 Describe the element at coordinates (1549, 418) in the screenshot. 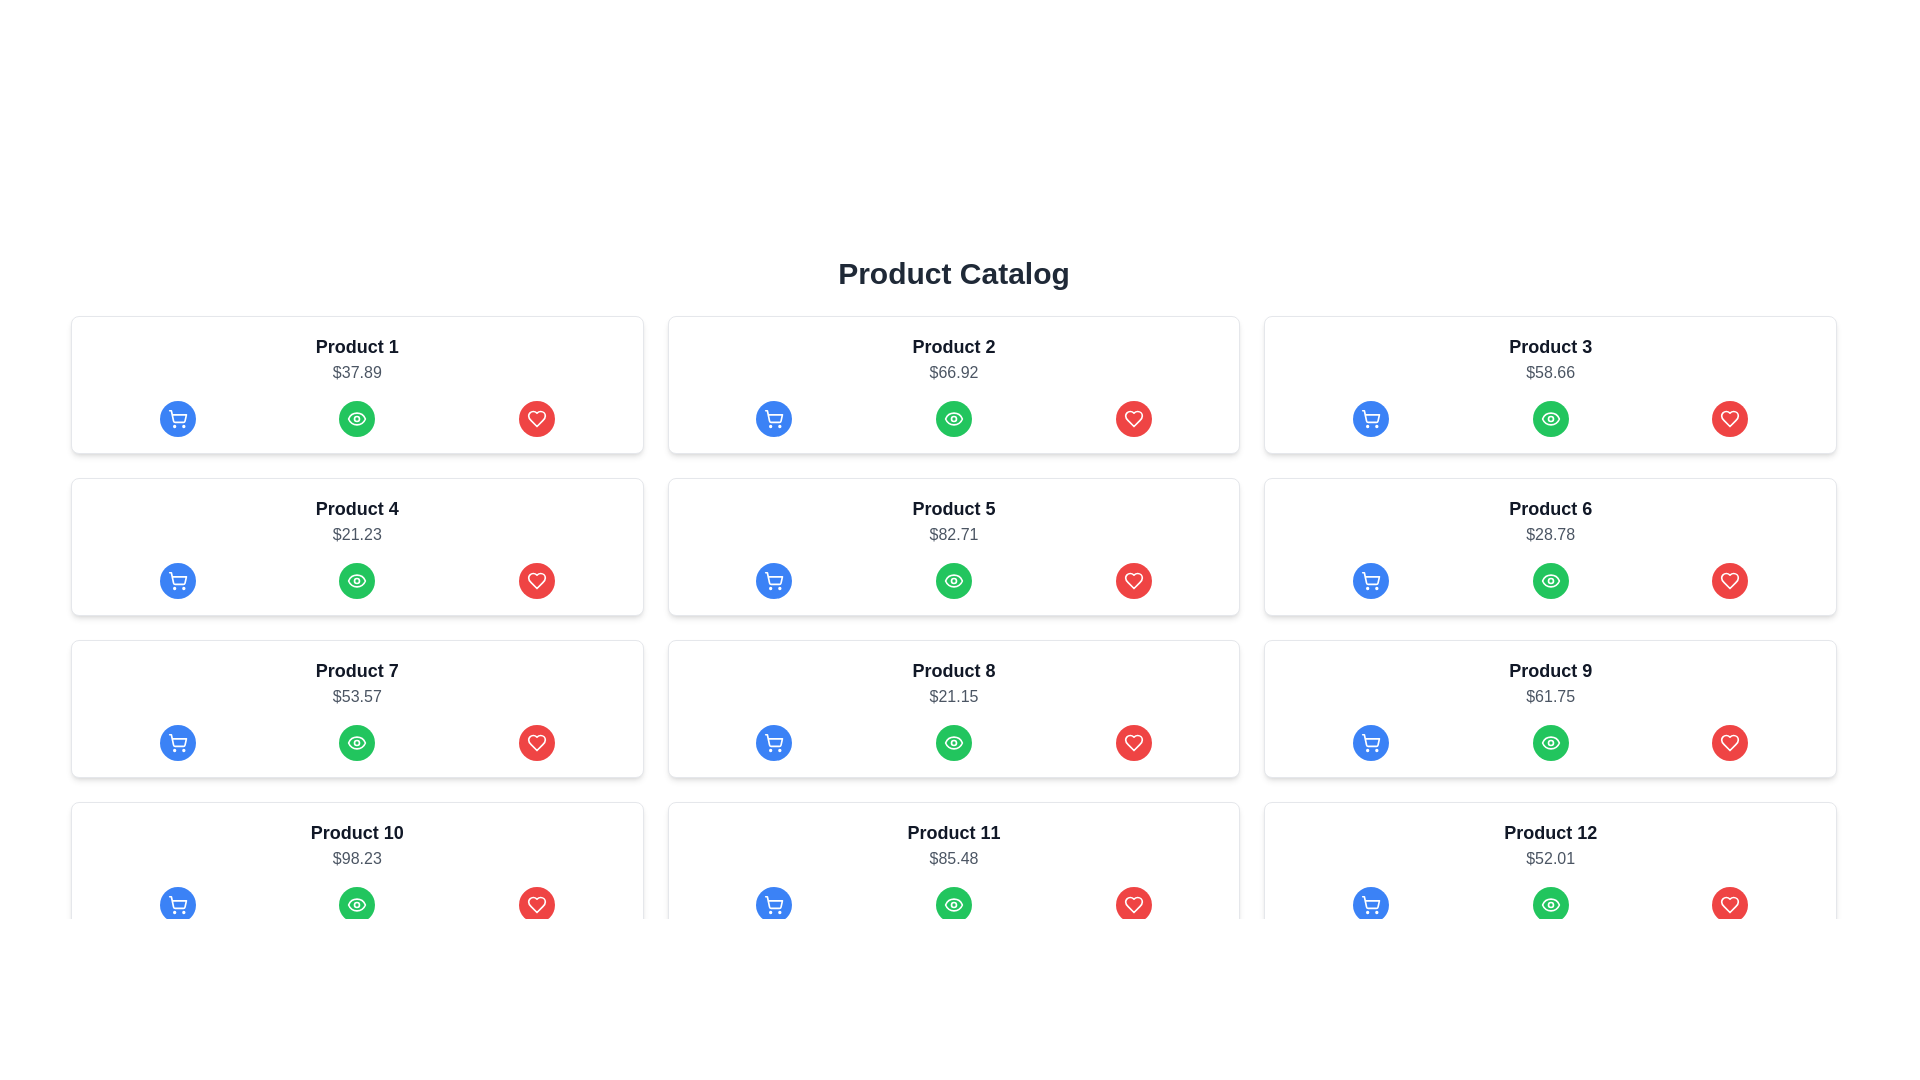

I see `the icon representing 'Product 6' located at the bottom left of its product card` at that location.